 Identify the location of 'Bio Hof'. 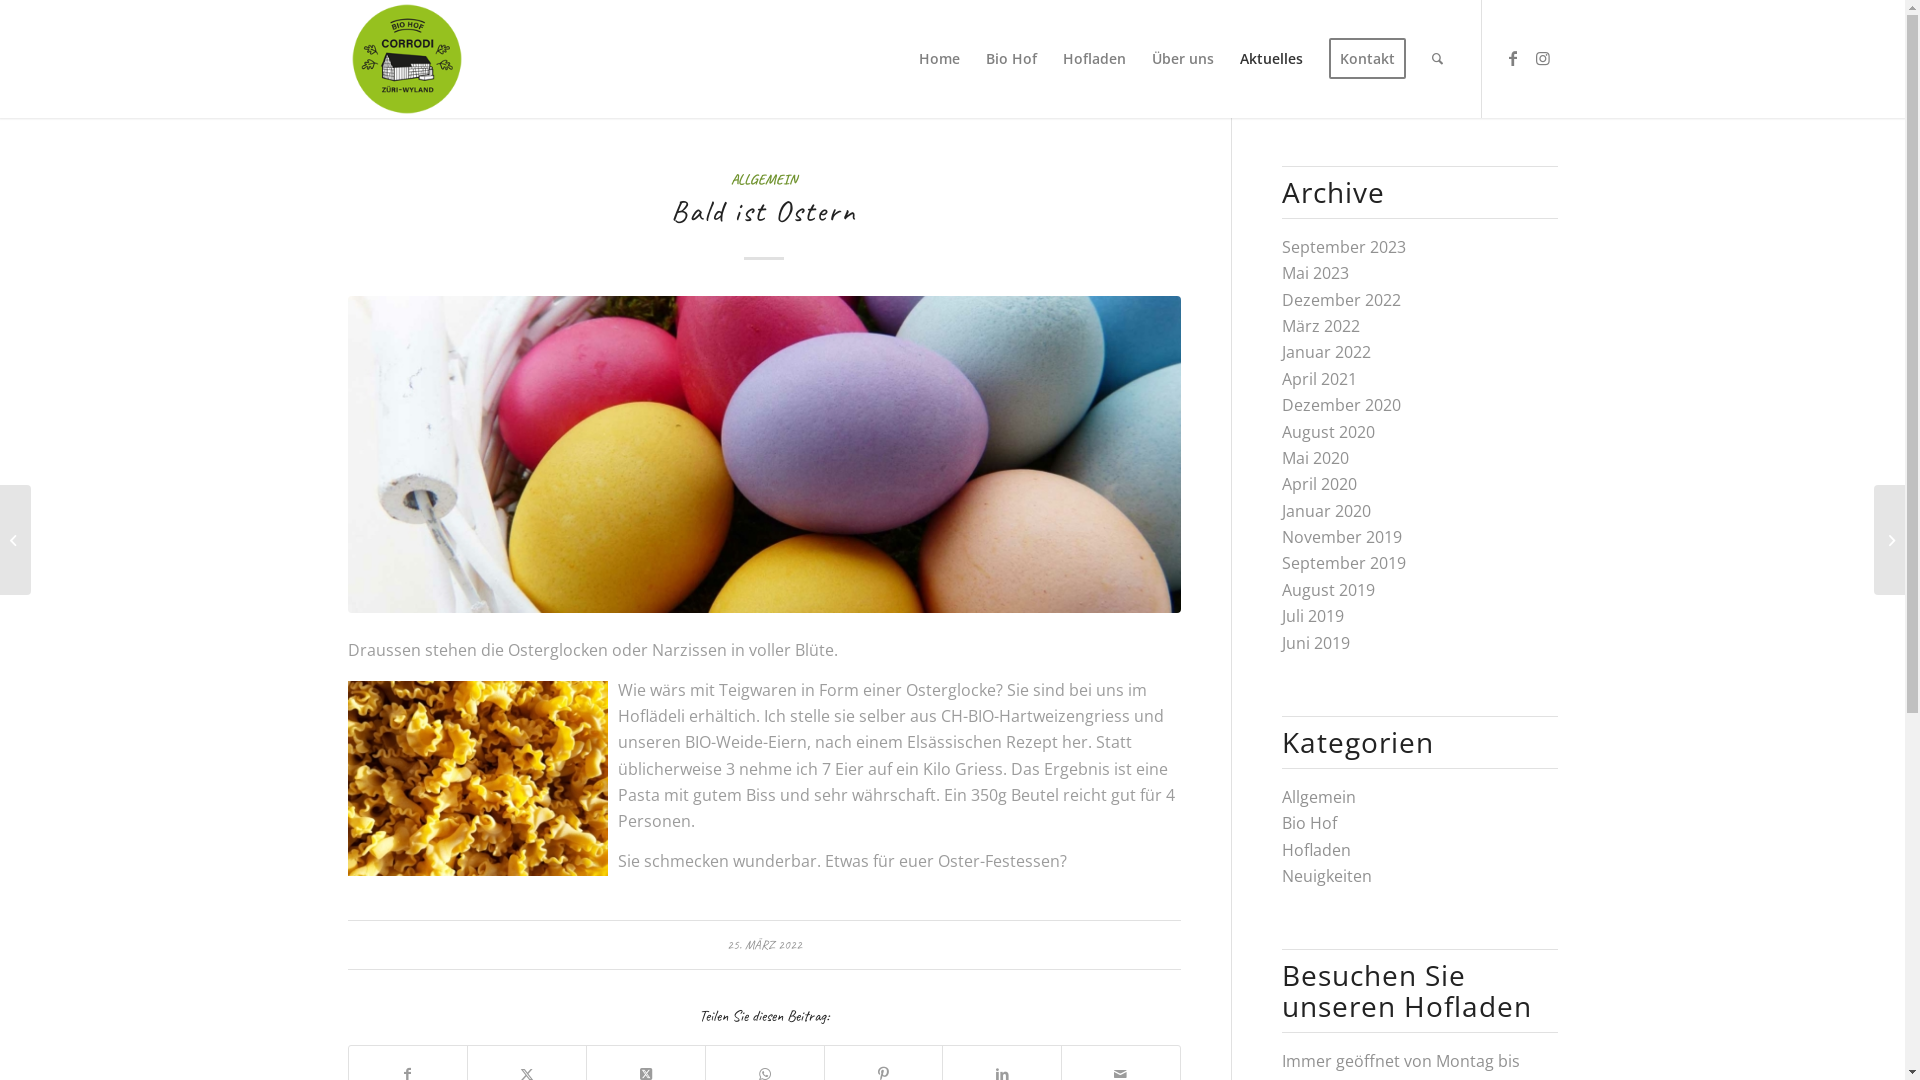
(1010, 57).